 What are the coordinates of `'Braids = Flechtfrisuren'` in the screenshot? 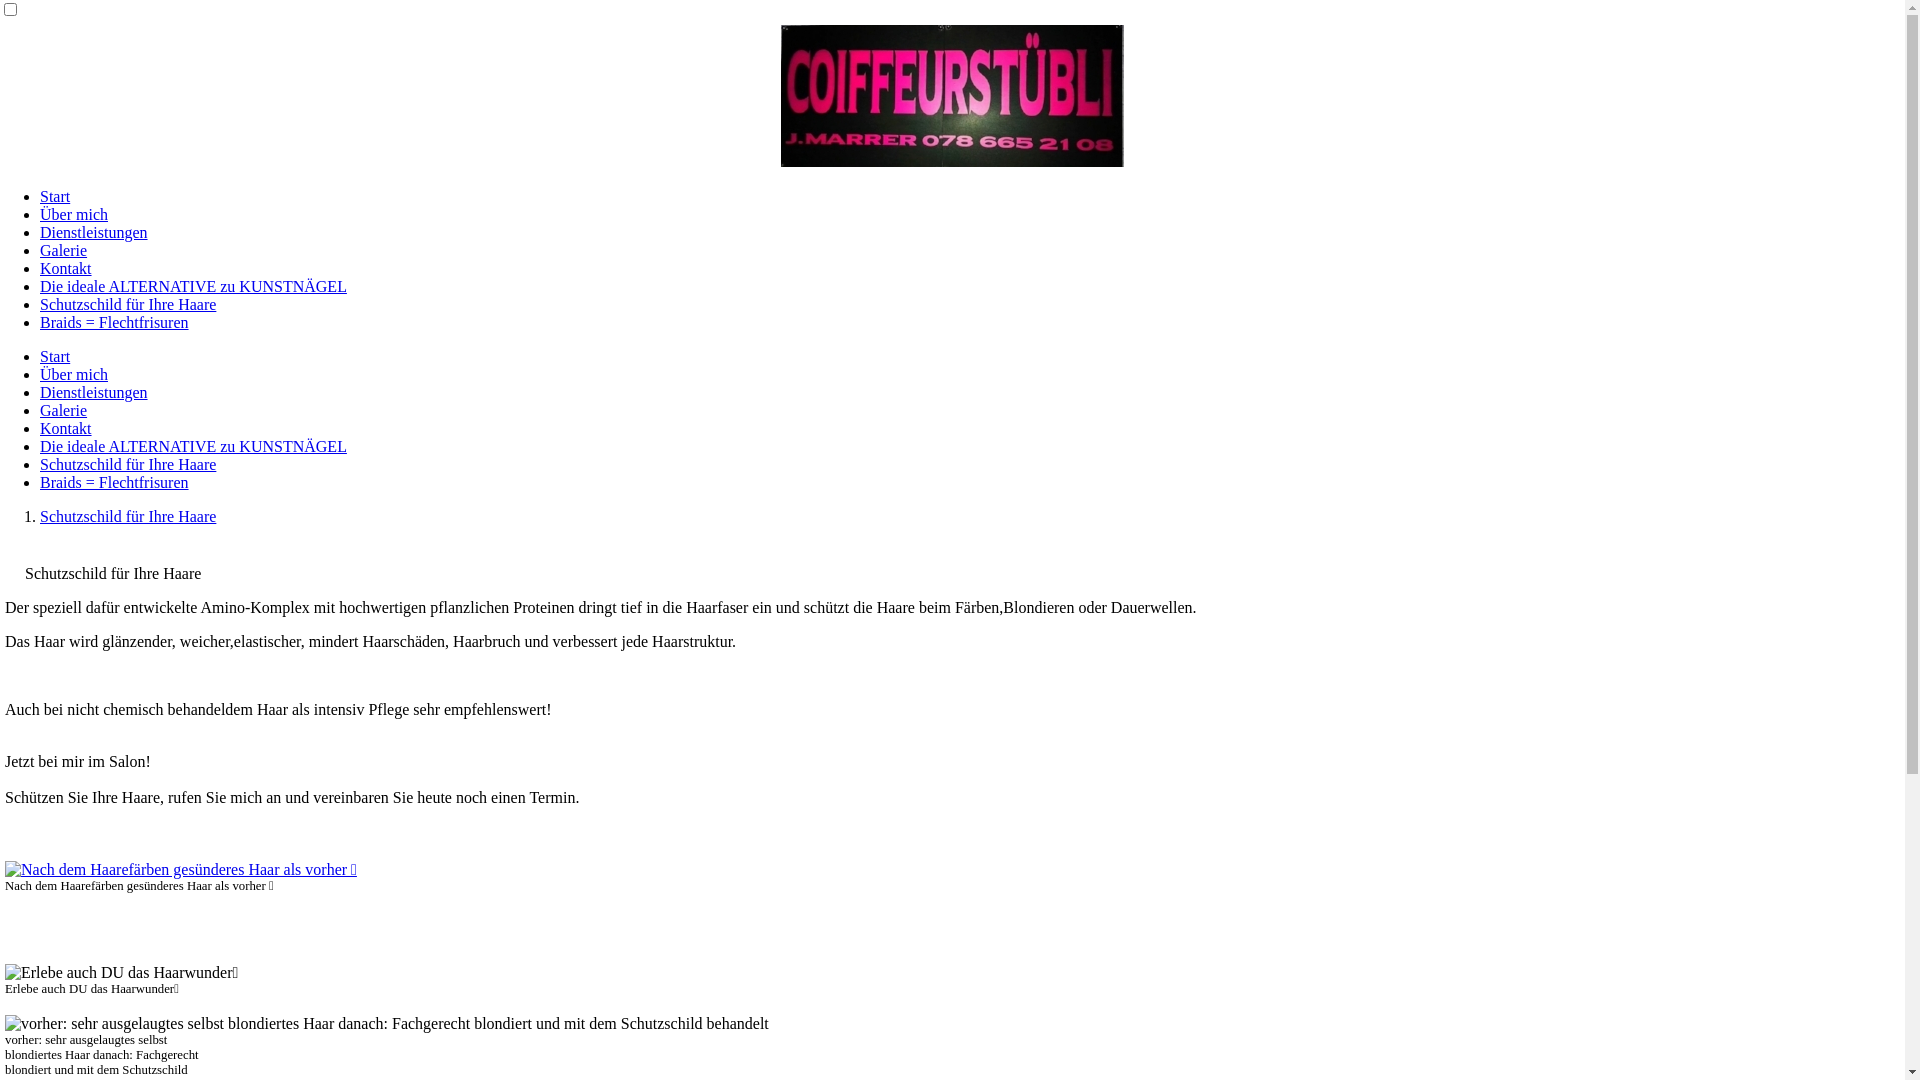 It's located at (113, 321).